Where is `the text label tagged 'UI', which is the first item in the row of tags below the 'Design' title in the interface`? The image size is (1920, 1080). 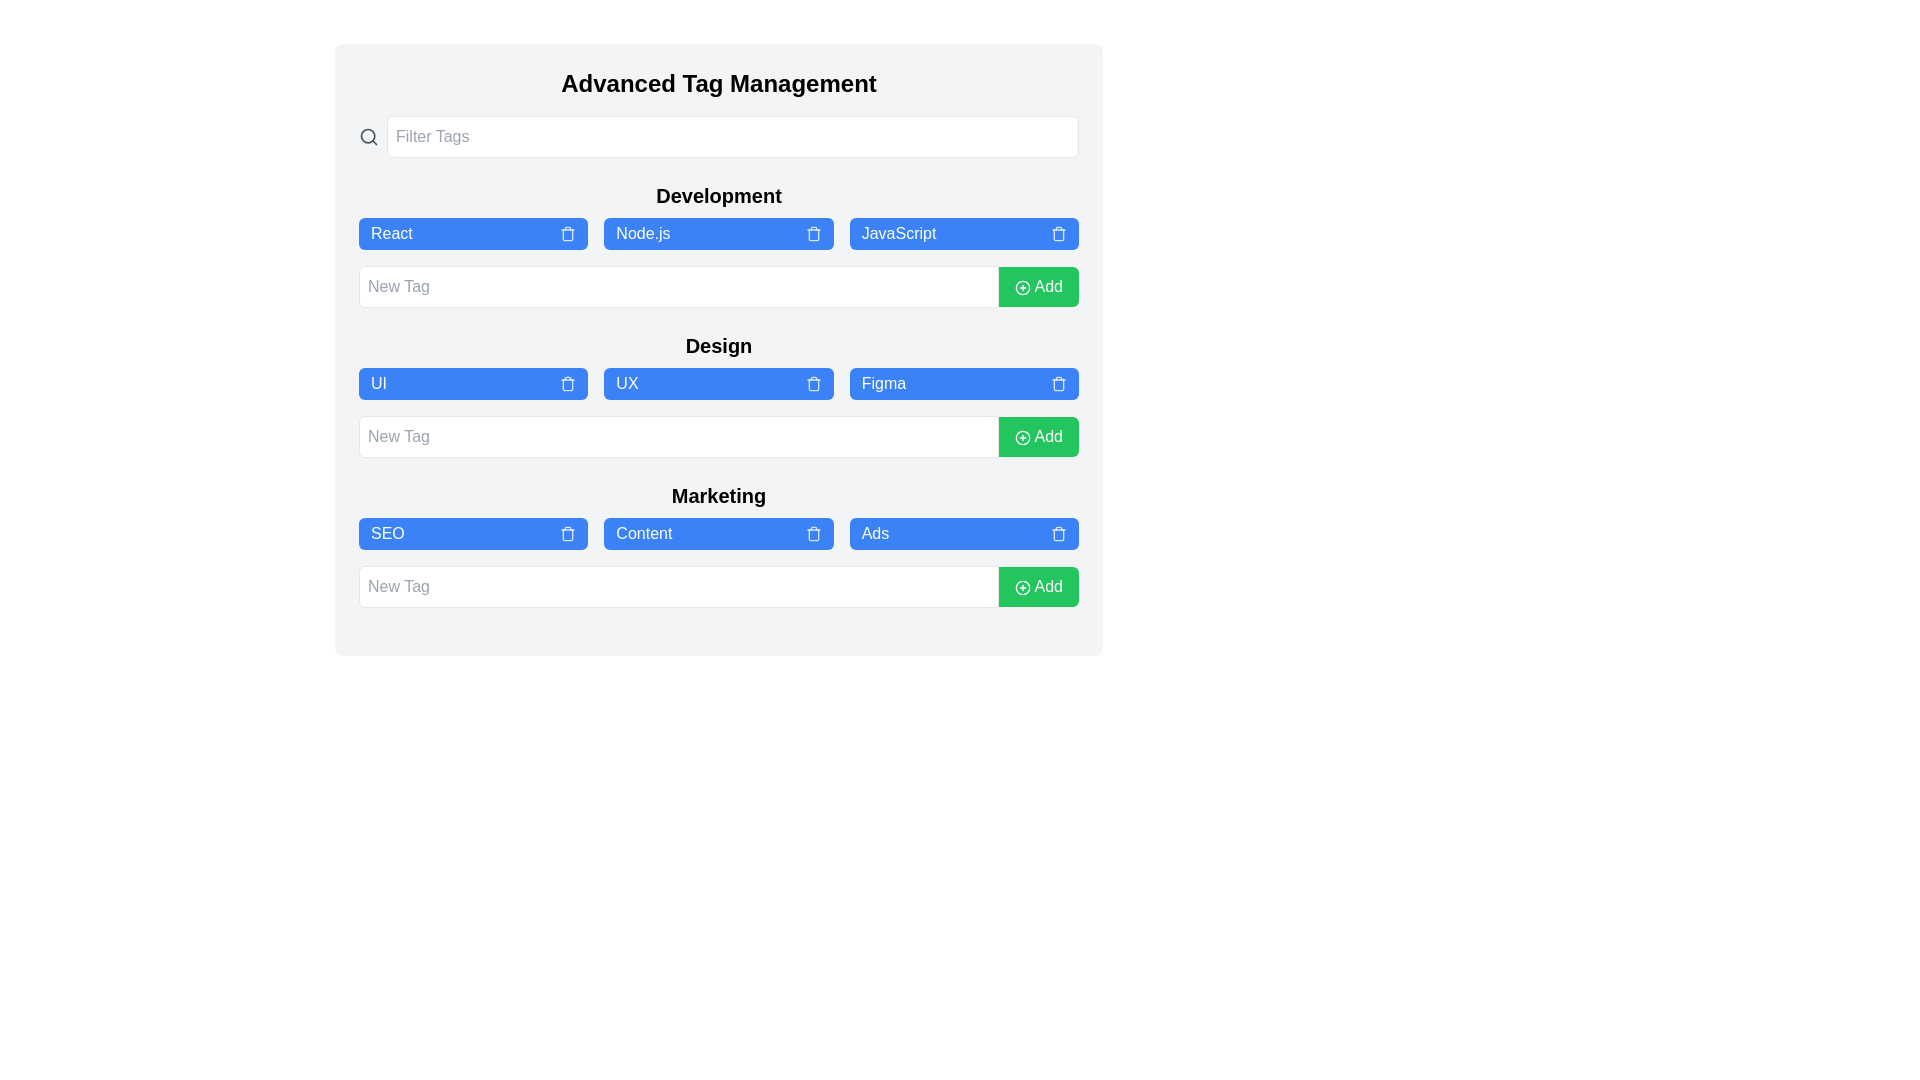 the text label tagged 'UI', which is the first item in the row of tags below the 'Design' title in the interface is located at coordinates (379, 384).